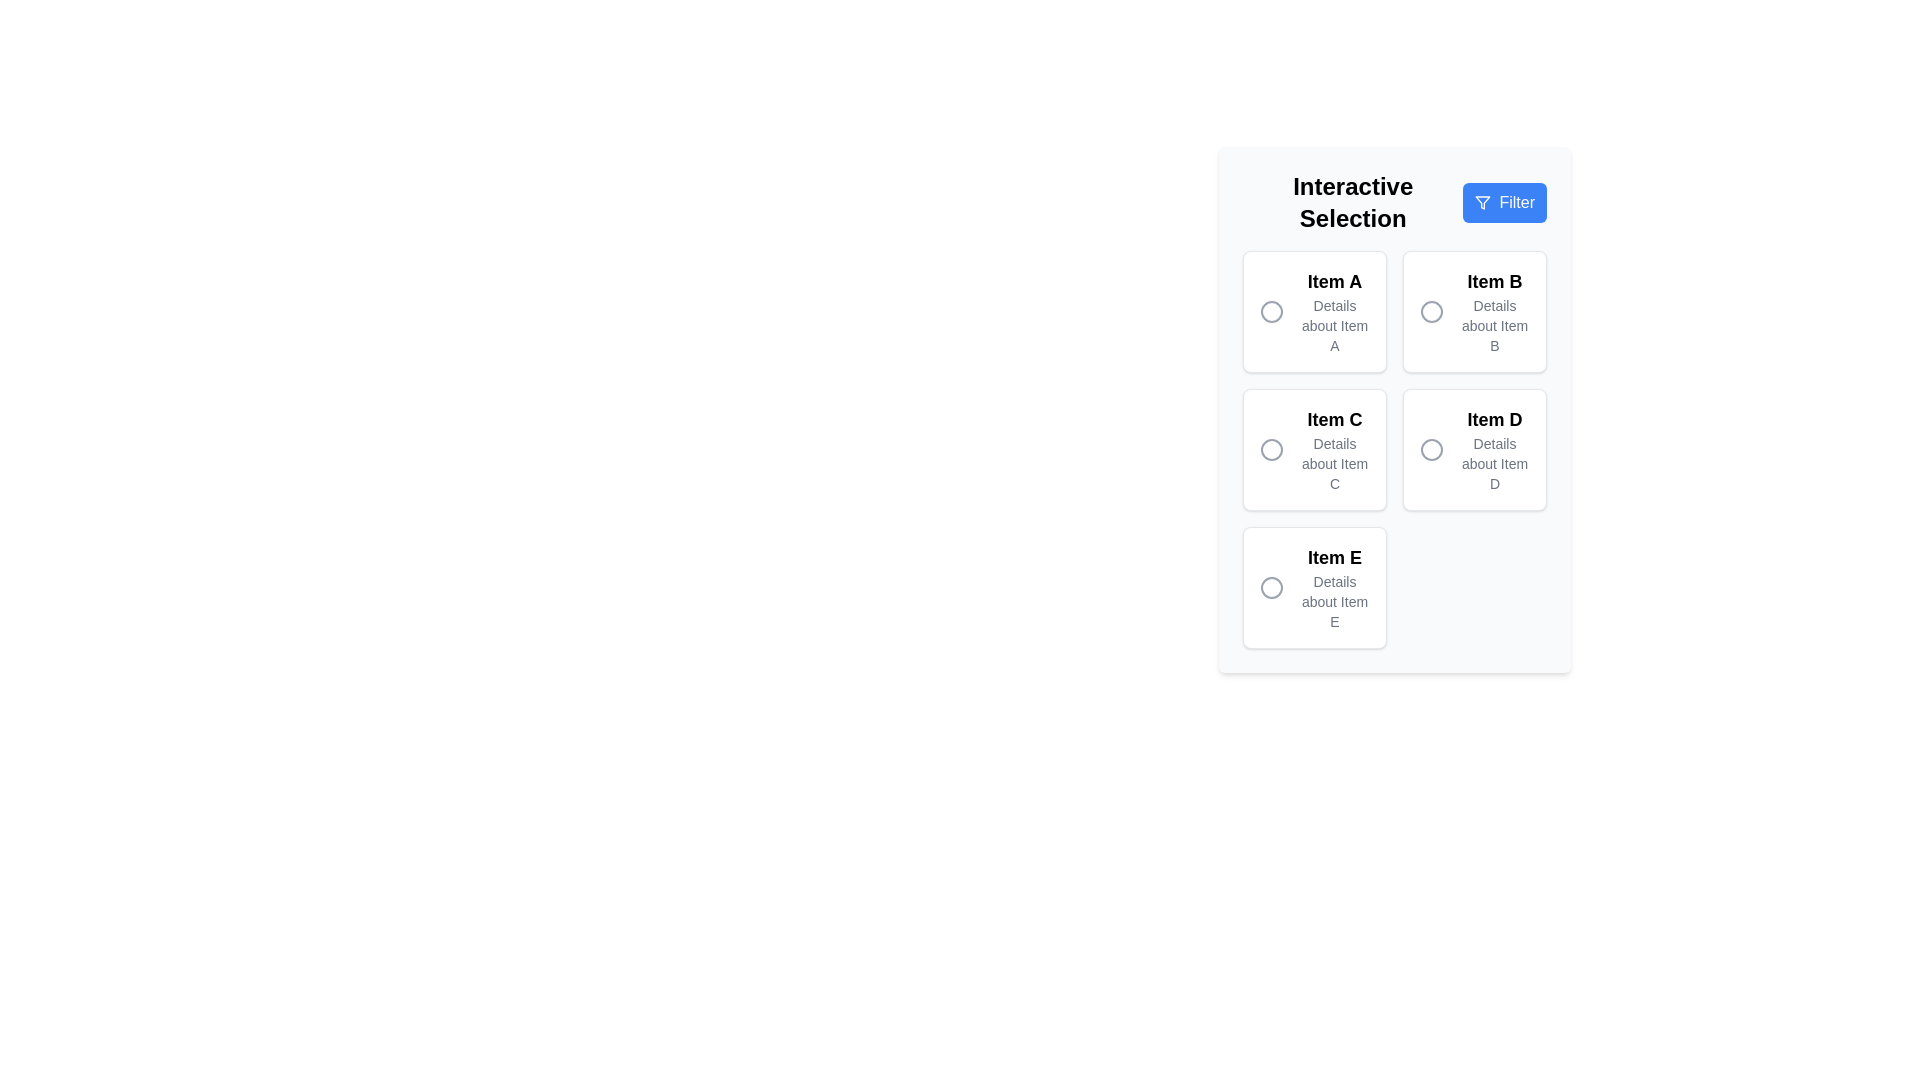 Image resolution: width=1920 pixels, height=1080 pixels. What do you see at coordinates (1271, 450) in the screenshot?
I see `the radio button for 'Item C', which is a circular selection control on the right-hand panel` at bounding box center [1271, 450].